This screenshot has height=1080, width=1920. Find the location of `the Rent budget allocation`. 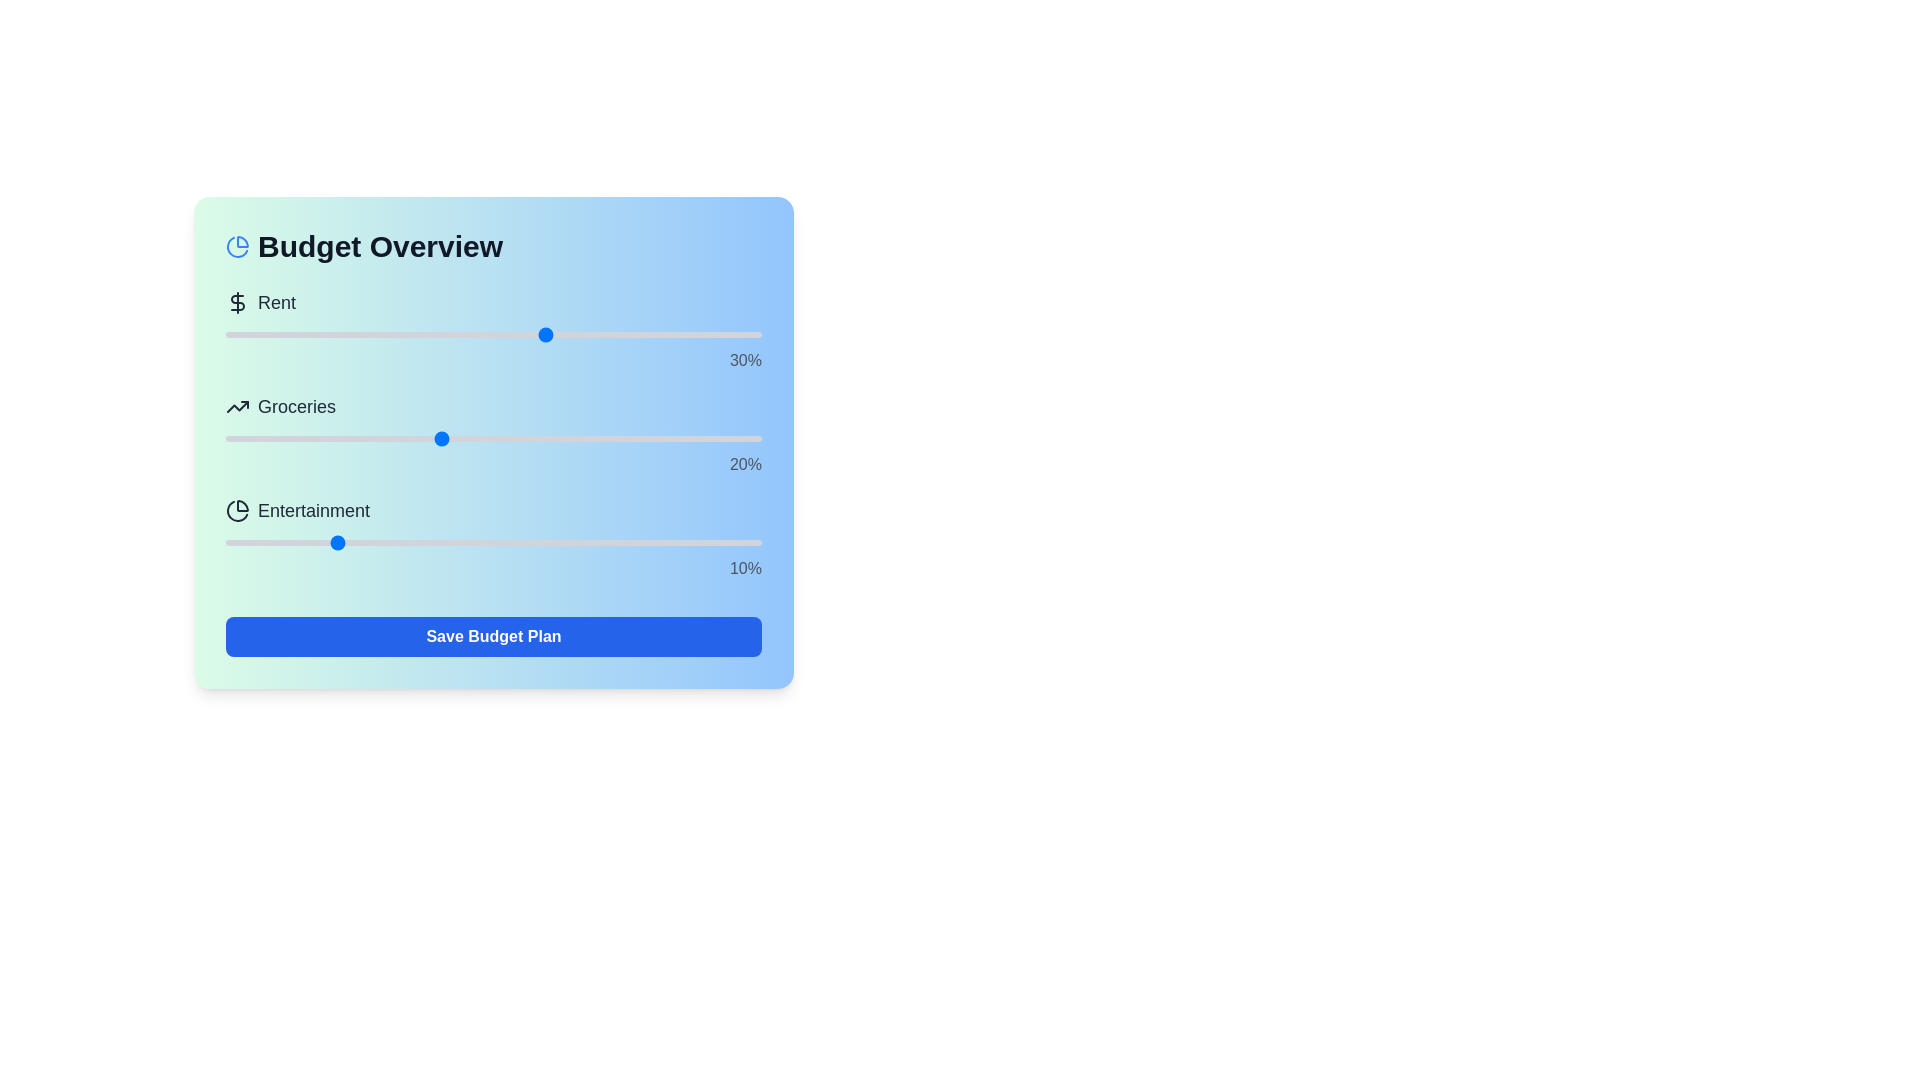

the Rent budget allocation is located at coordinates (547, 334).